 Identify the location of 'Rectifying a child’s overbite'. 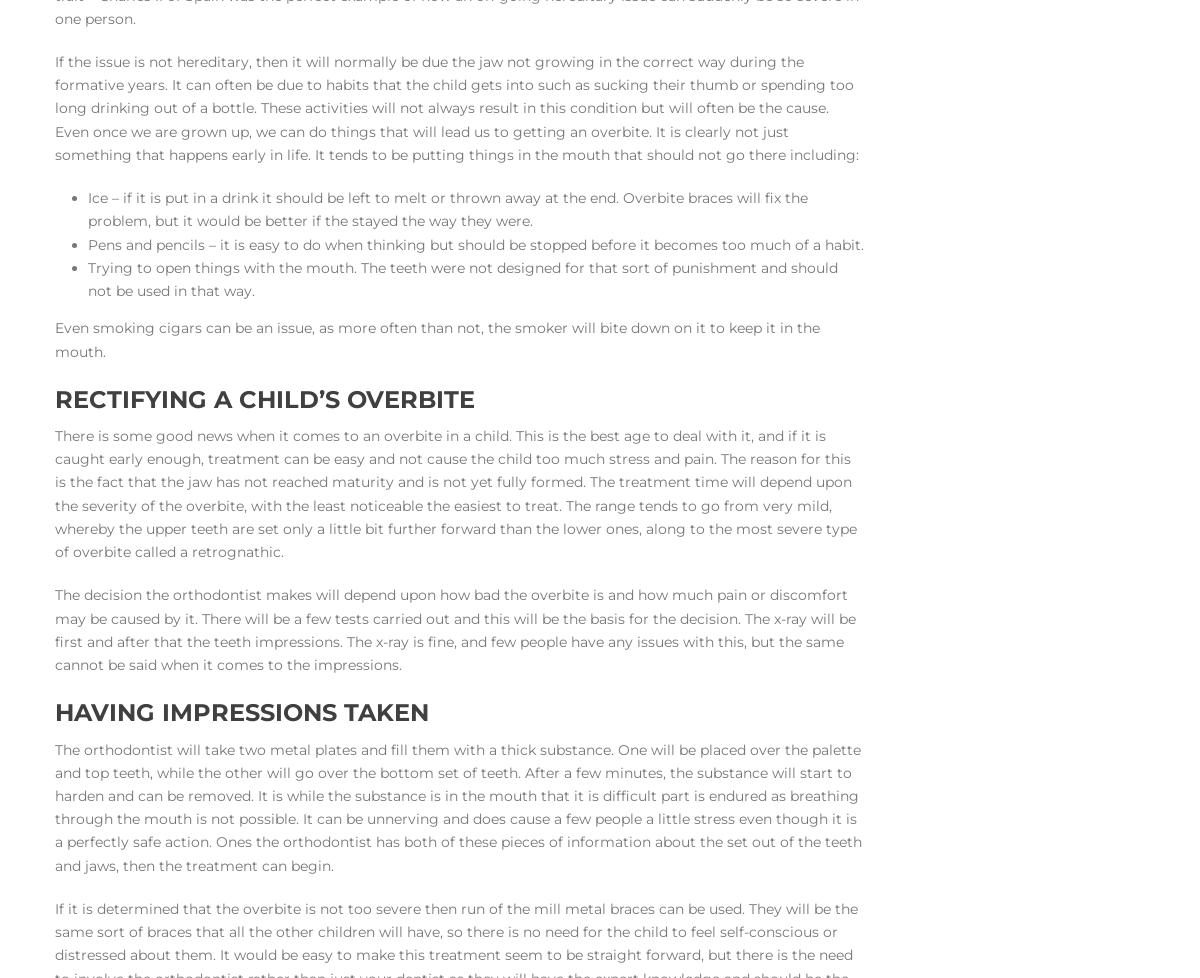
(263, 397).